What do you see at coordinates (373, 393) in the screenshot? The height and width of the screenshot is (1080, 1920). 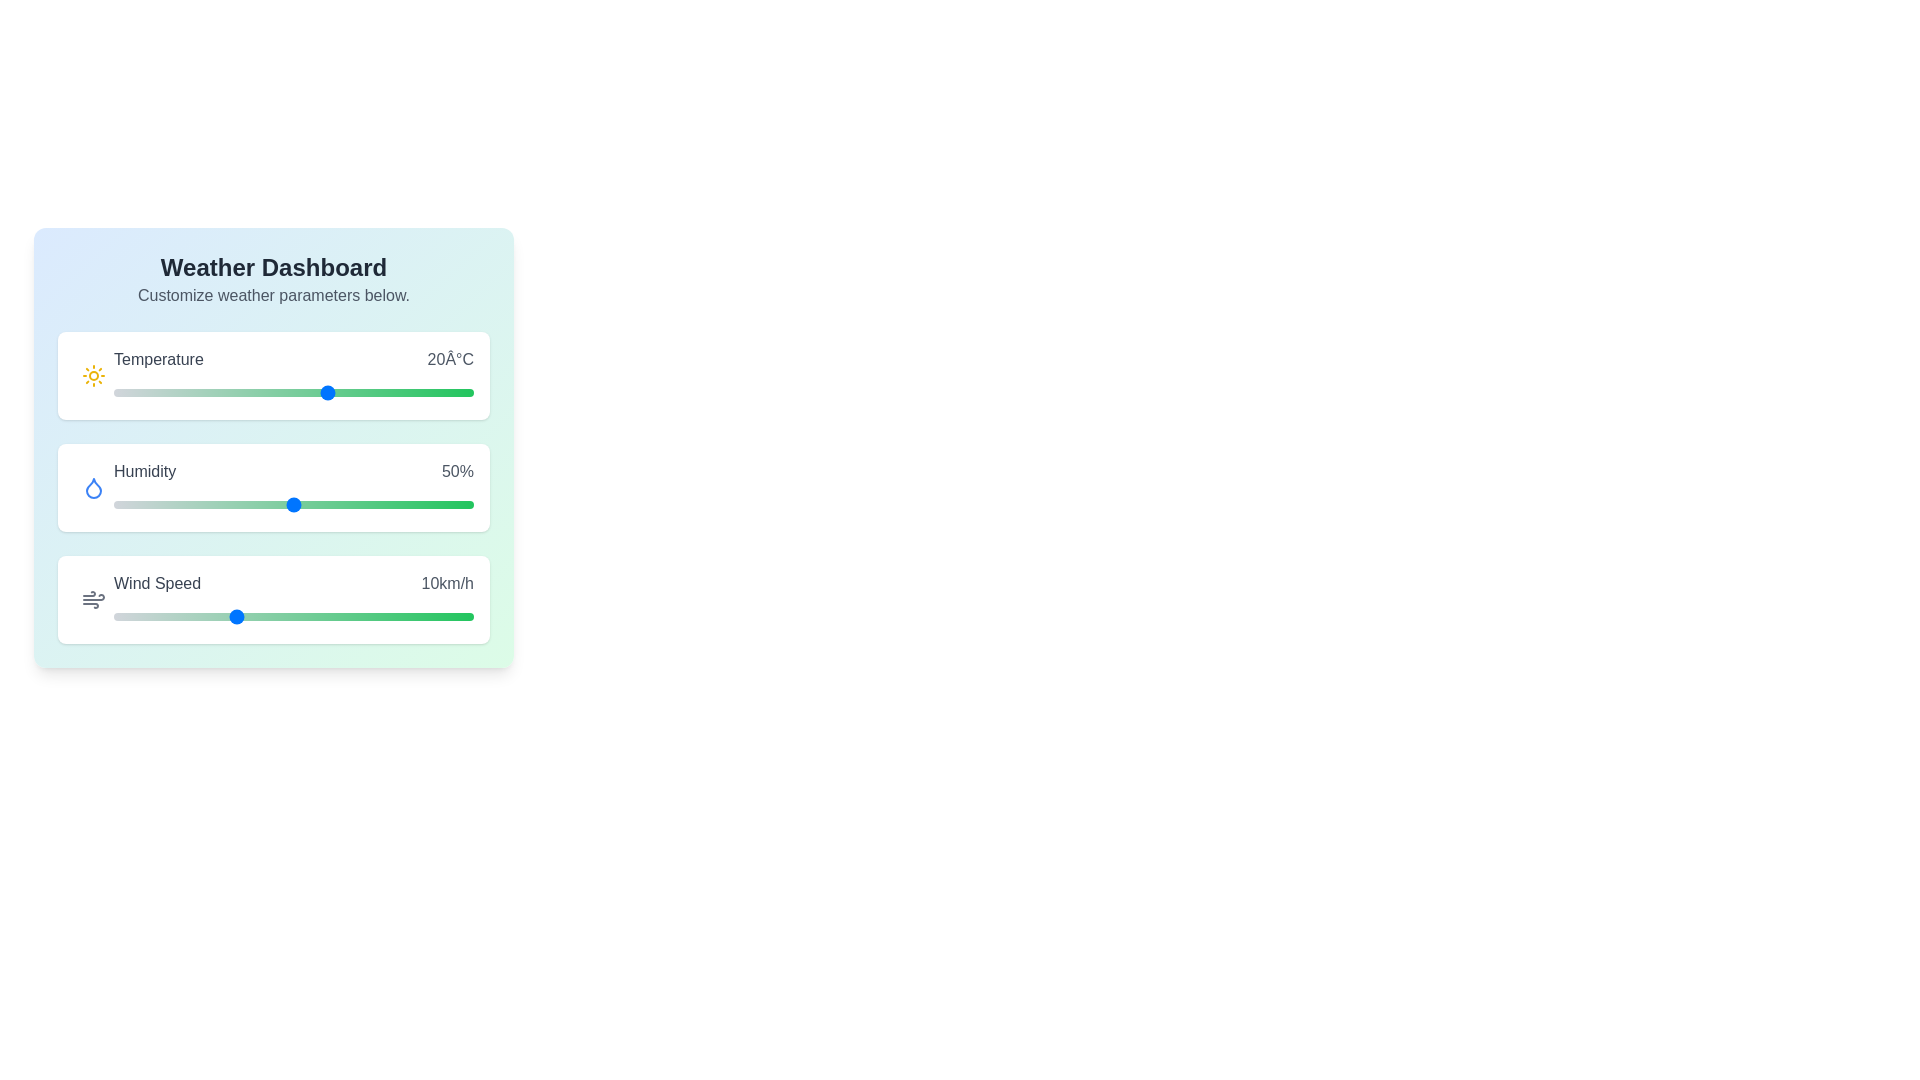 I see `the temperature slider to 26°C` at bounding box center [373, 393].